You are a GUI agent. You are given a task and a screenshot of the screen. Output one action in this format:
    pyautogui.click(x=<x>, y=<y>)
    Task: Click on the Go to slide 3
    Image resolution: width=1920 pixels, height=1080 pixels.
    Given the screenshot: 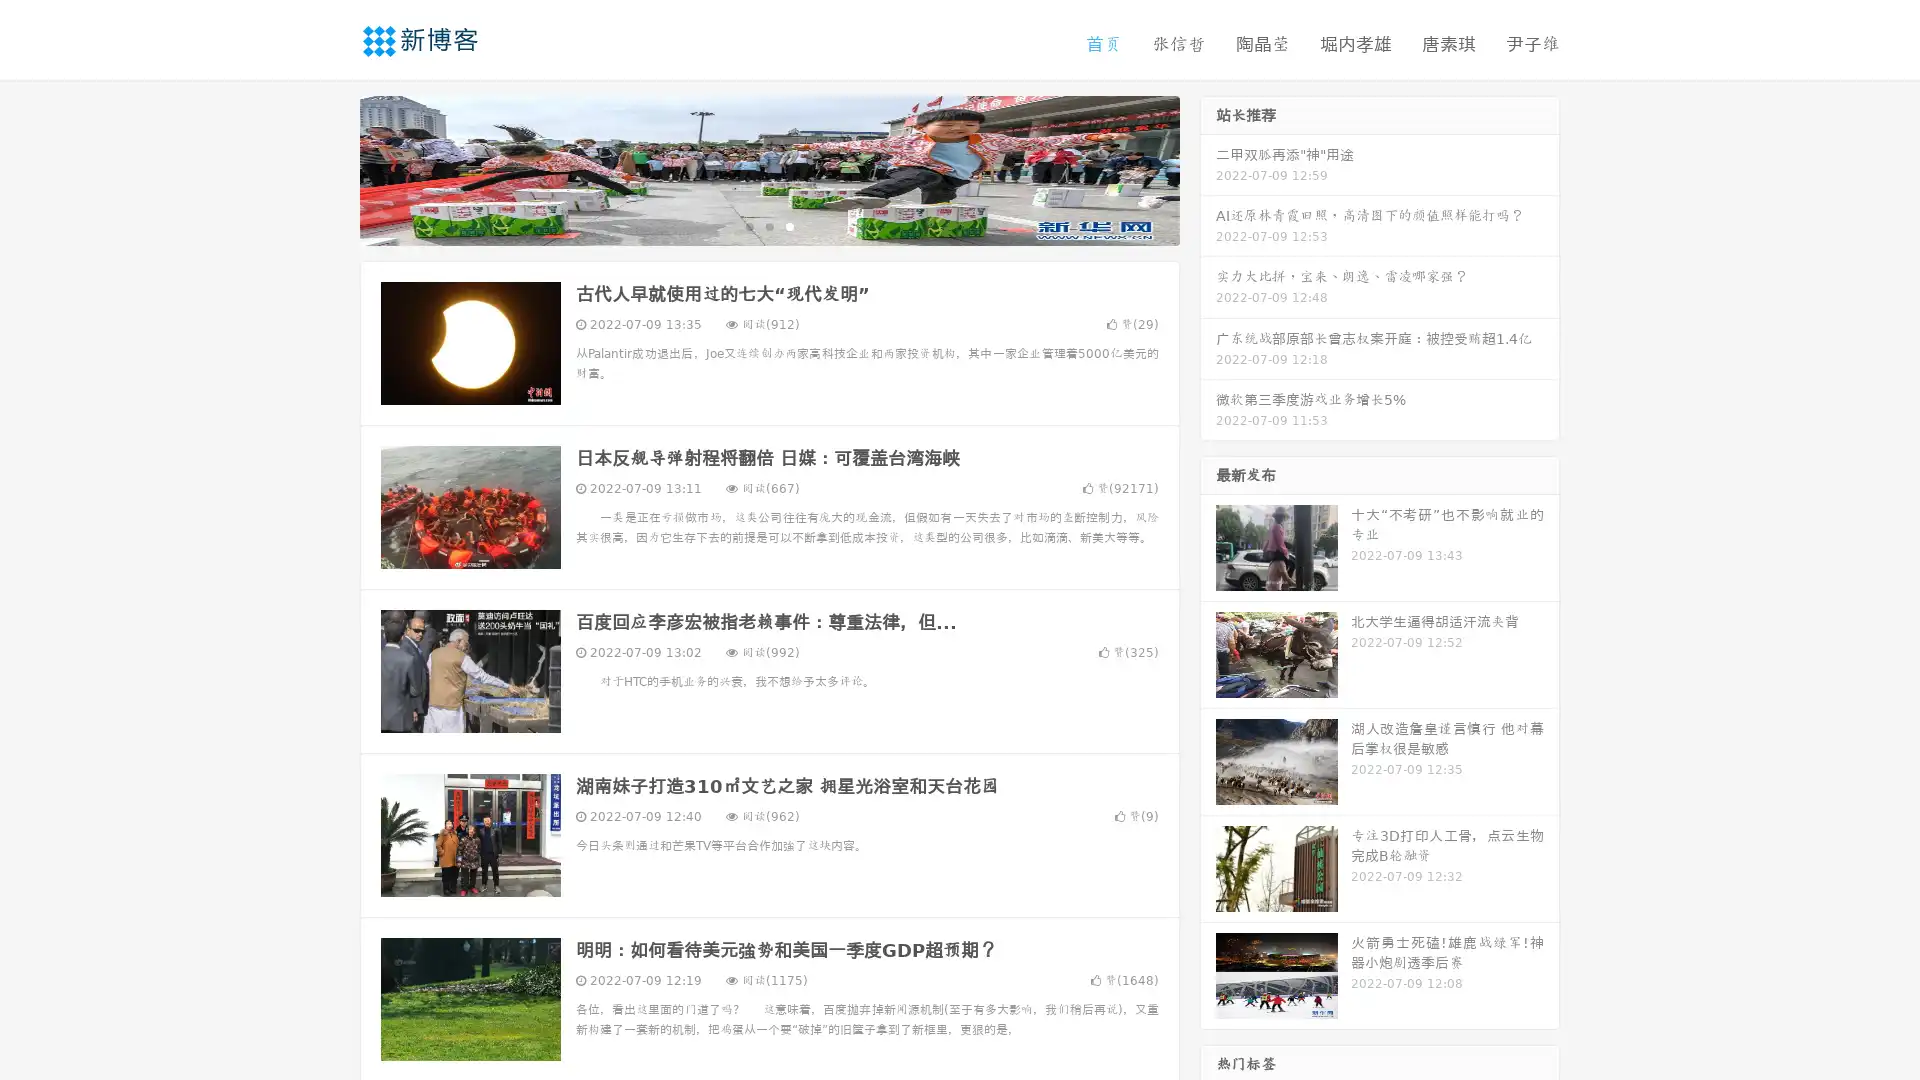 What is the action you would take?
    pyautogui.click(x=789, y=225)
    